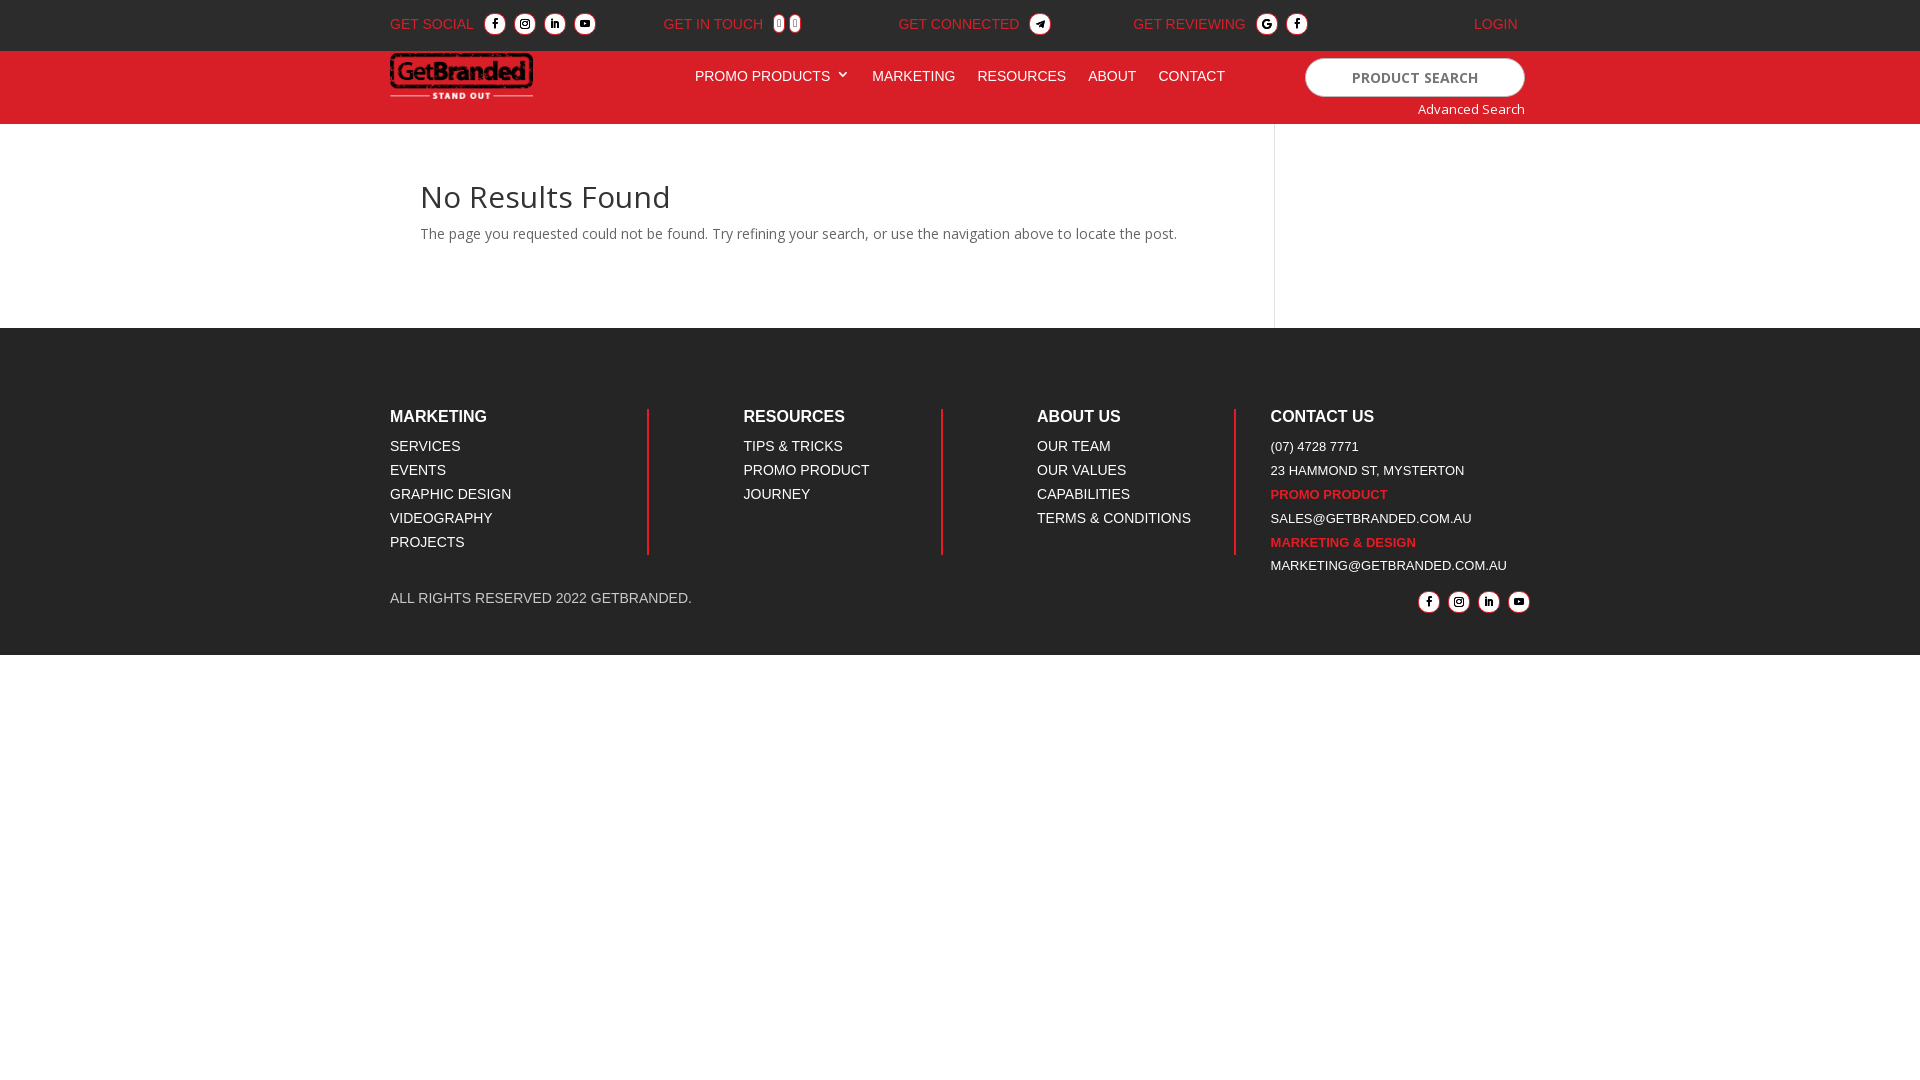 The image size is (1920, 1080). What do you see at coordinates (449, 493) in the screenshot?
I see `'GRAPHIC DESIGN'` at bounding box center [449, 493].